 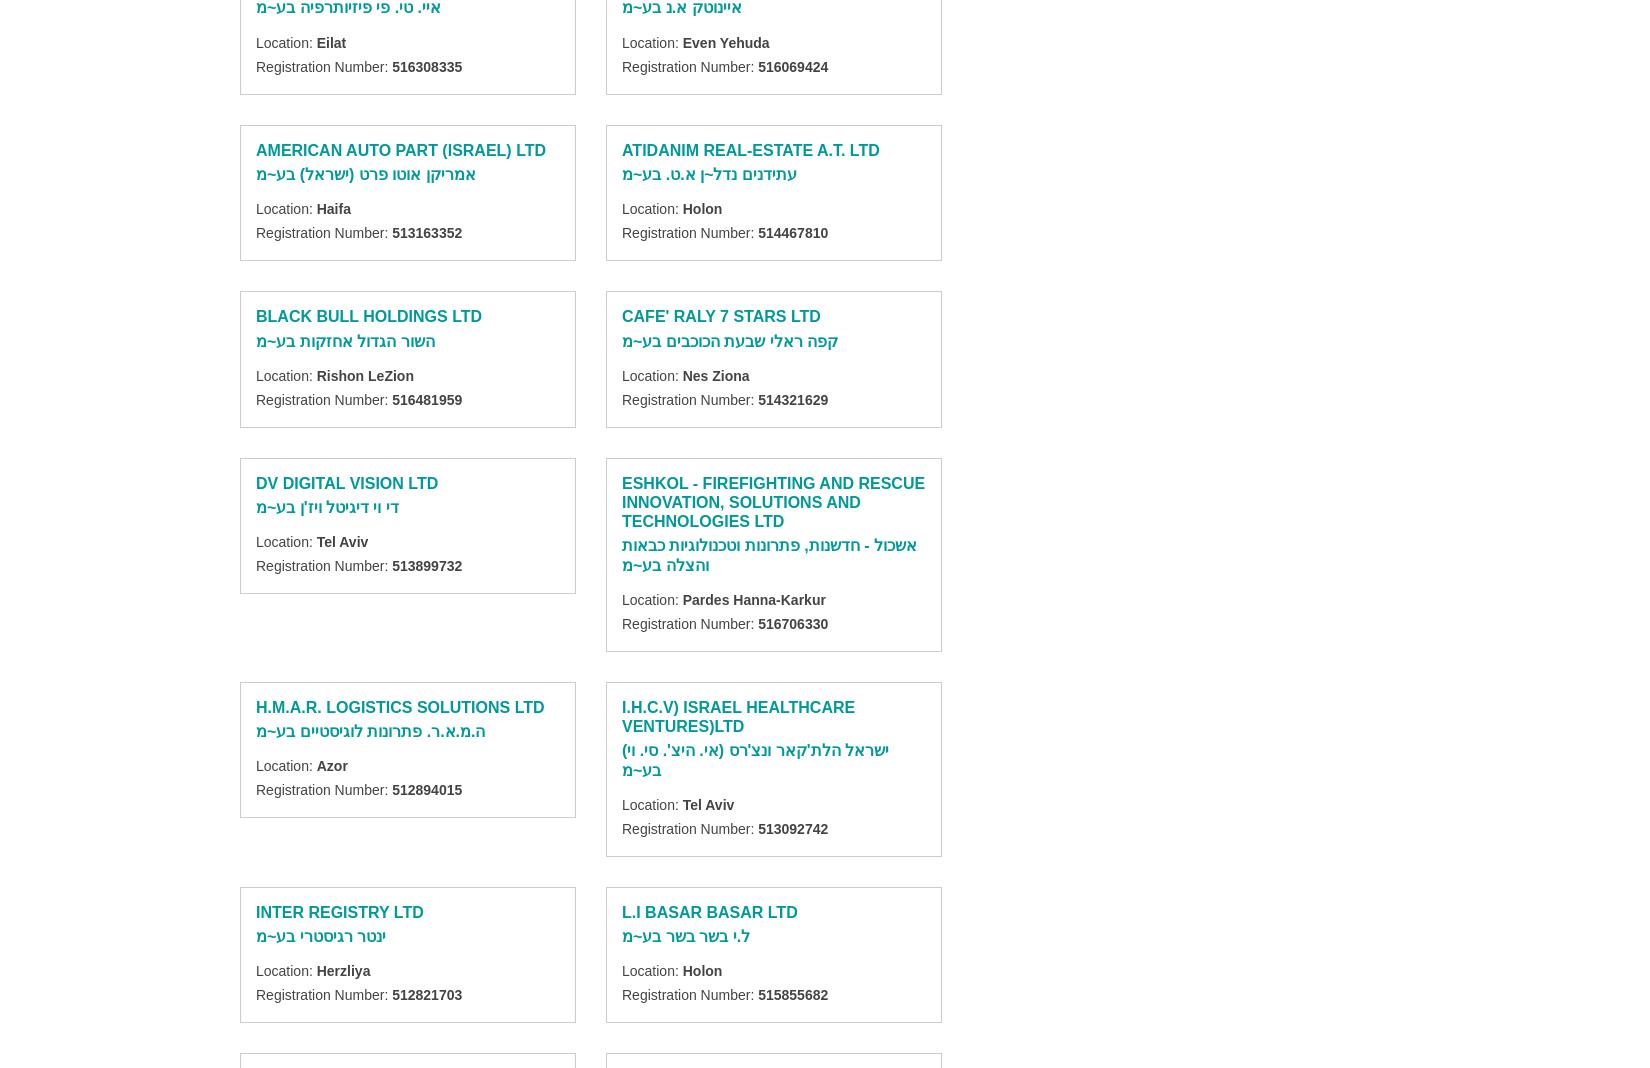 I want to click on 'ה.מ.א.ר. פתרונות לוגיסטיים בע~מ', so click(x=256, y=731).